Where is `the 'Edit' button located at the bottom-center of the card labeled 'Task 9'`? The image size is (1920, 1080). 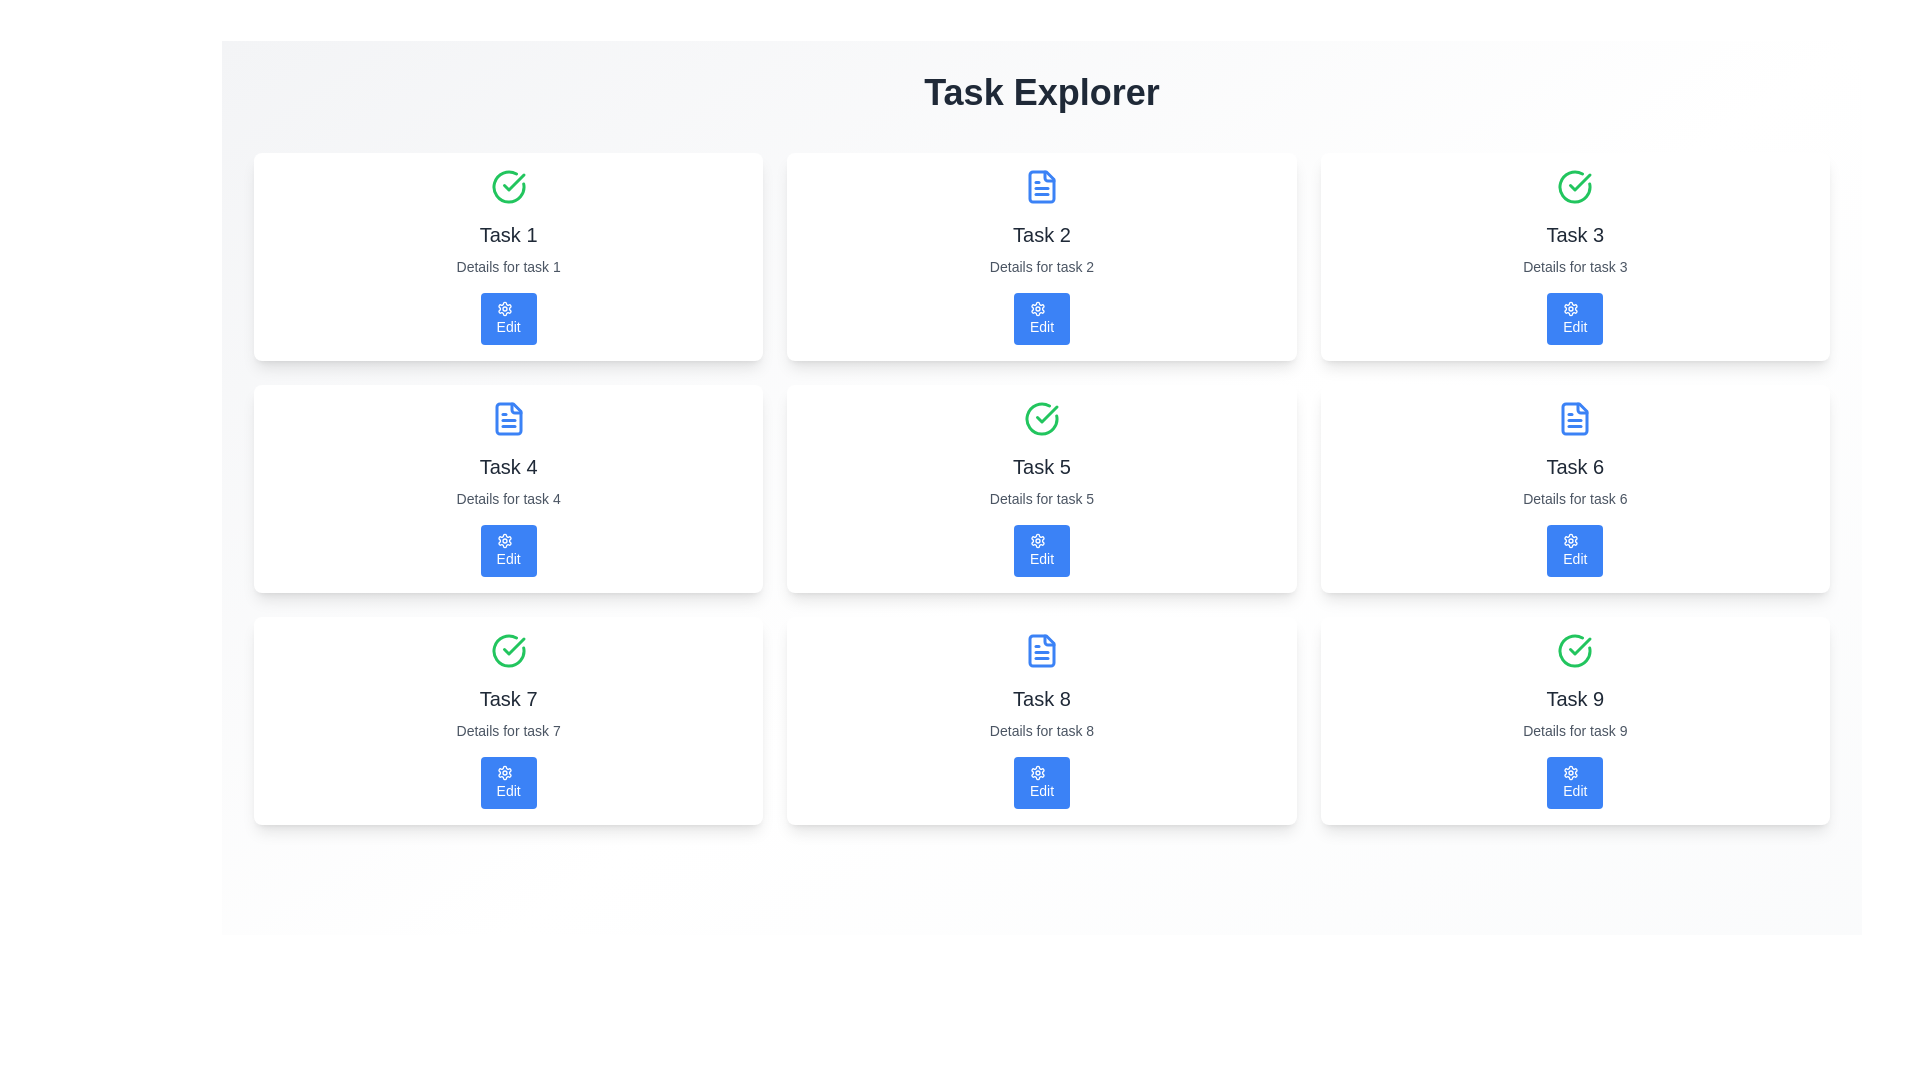
the 'Edit' button located at the bottom-center of the card labeled 'Task 9' is located at coordinates (1574, 782).